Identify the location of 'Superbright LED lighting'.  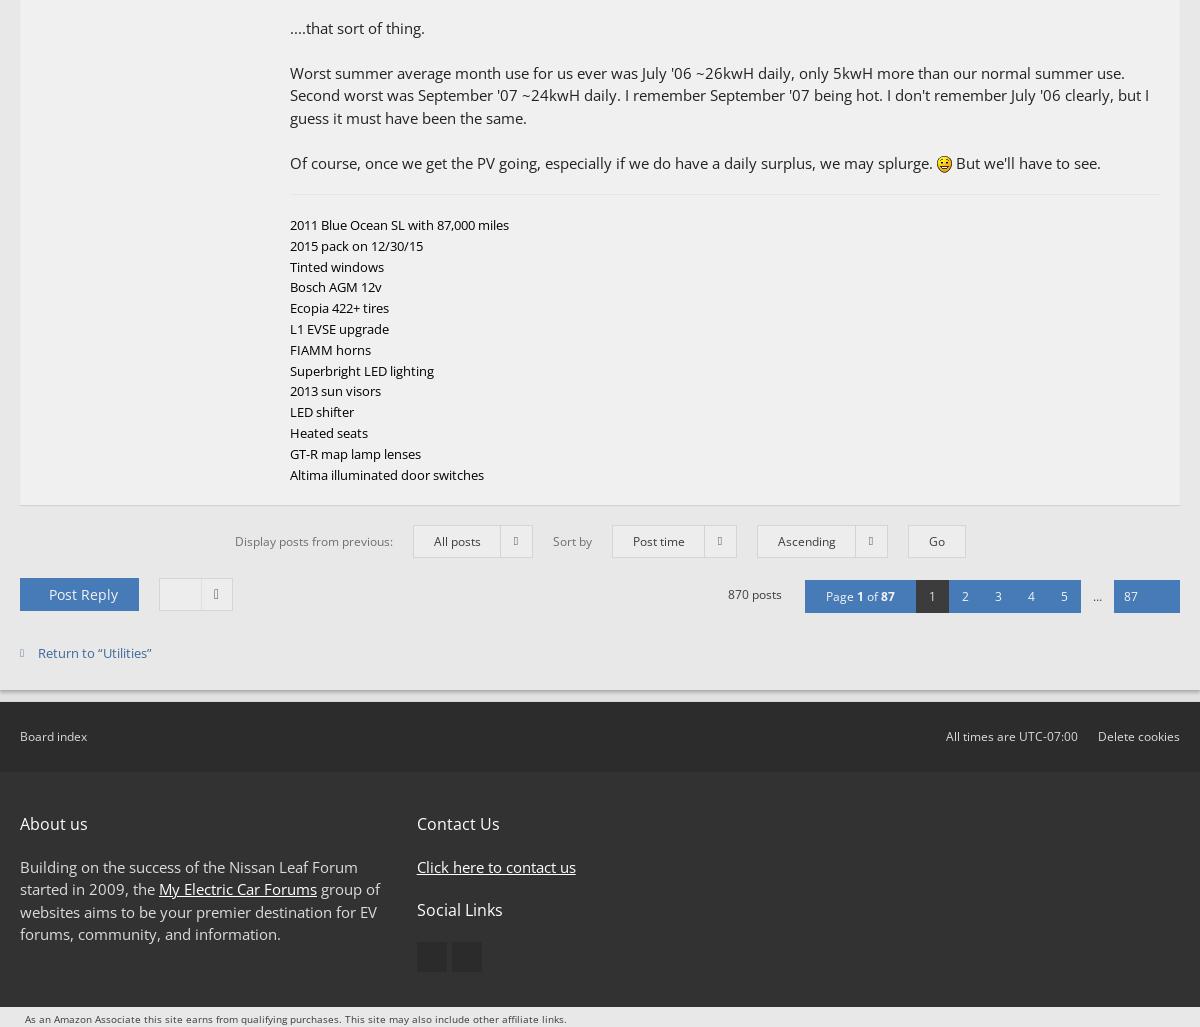
(362, 370).